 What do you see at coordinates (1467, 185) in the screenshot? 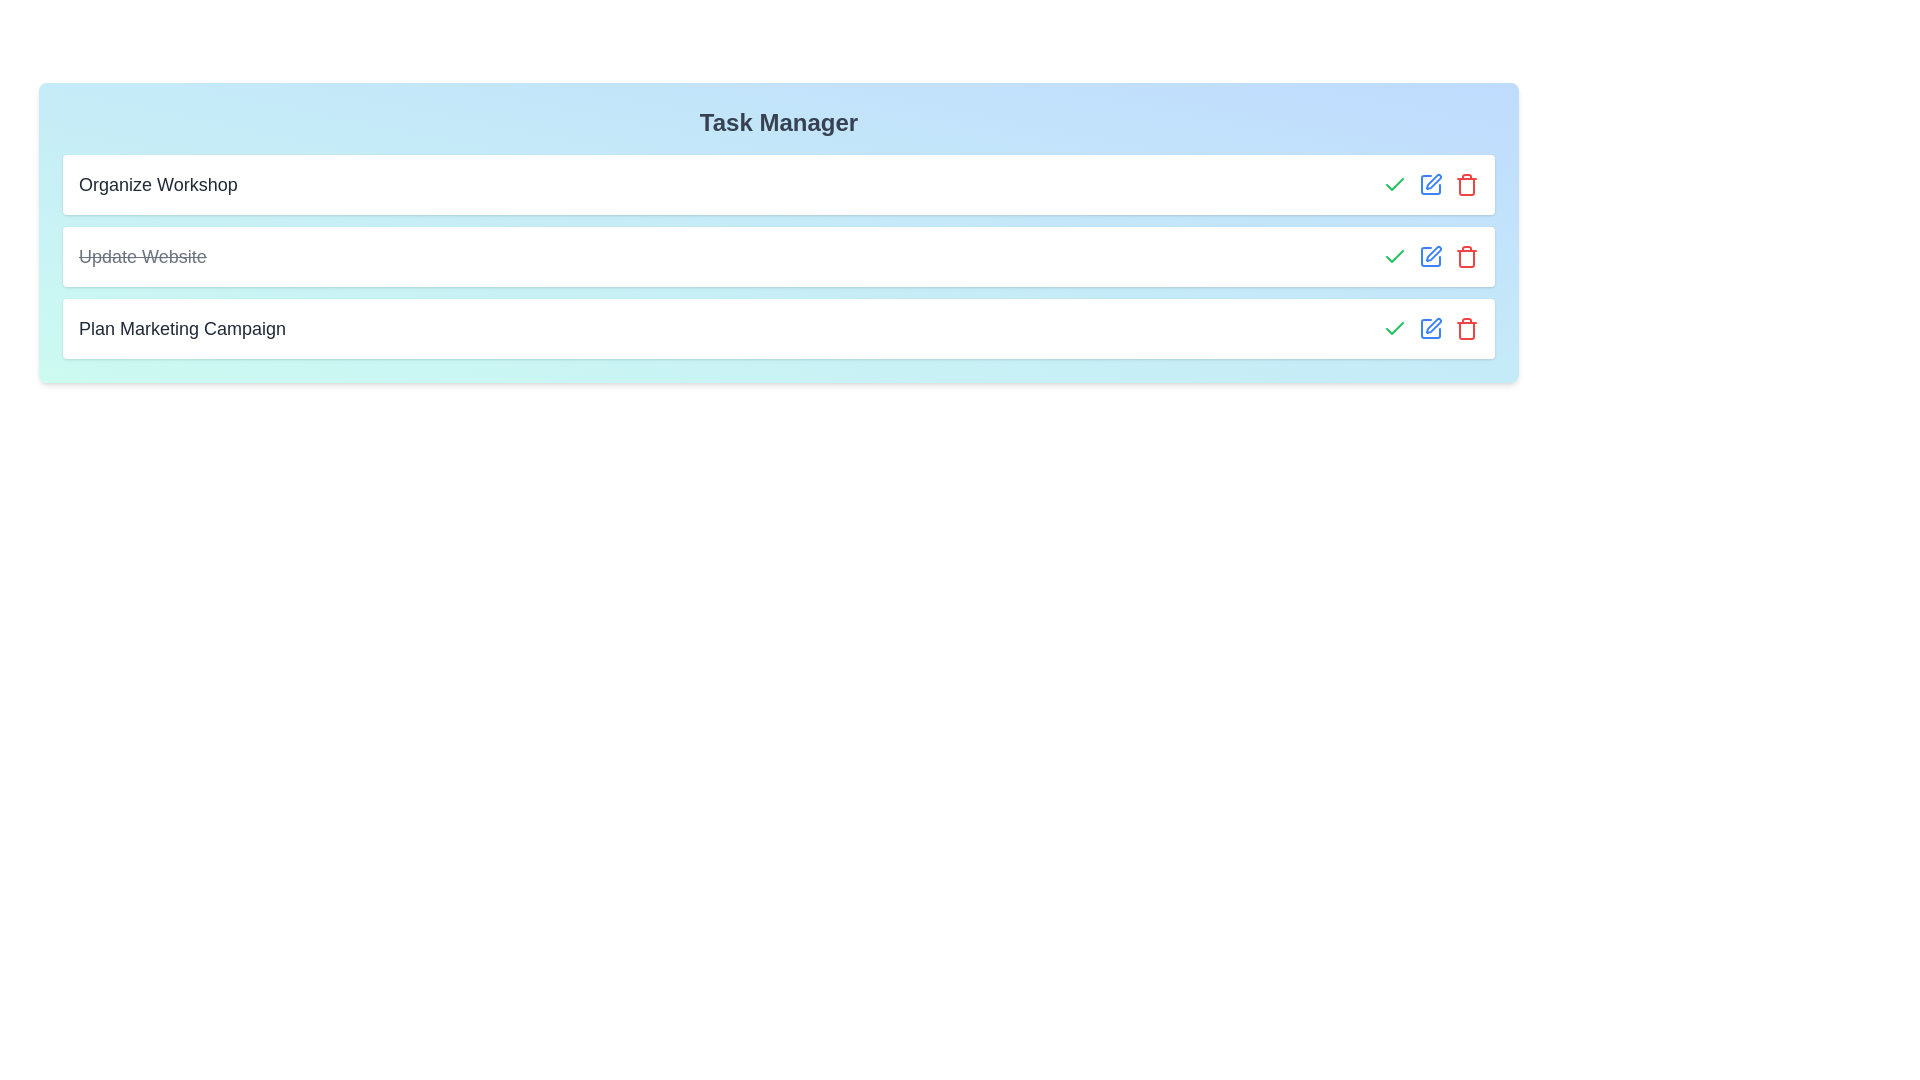
I see `the delete button for the task 'Organize Workshop'` at bounding box center [1467, 185].